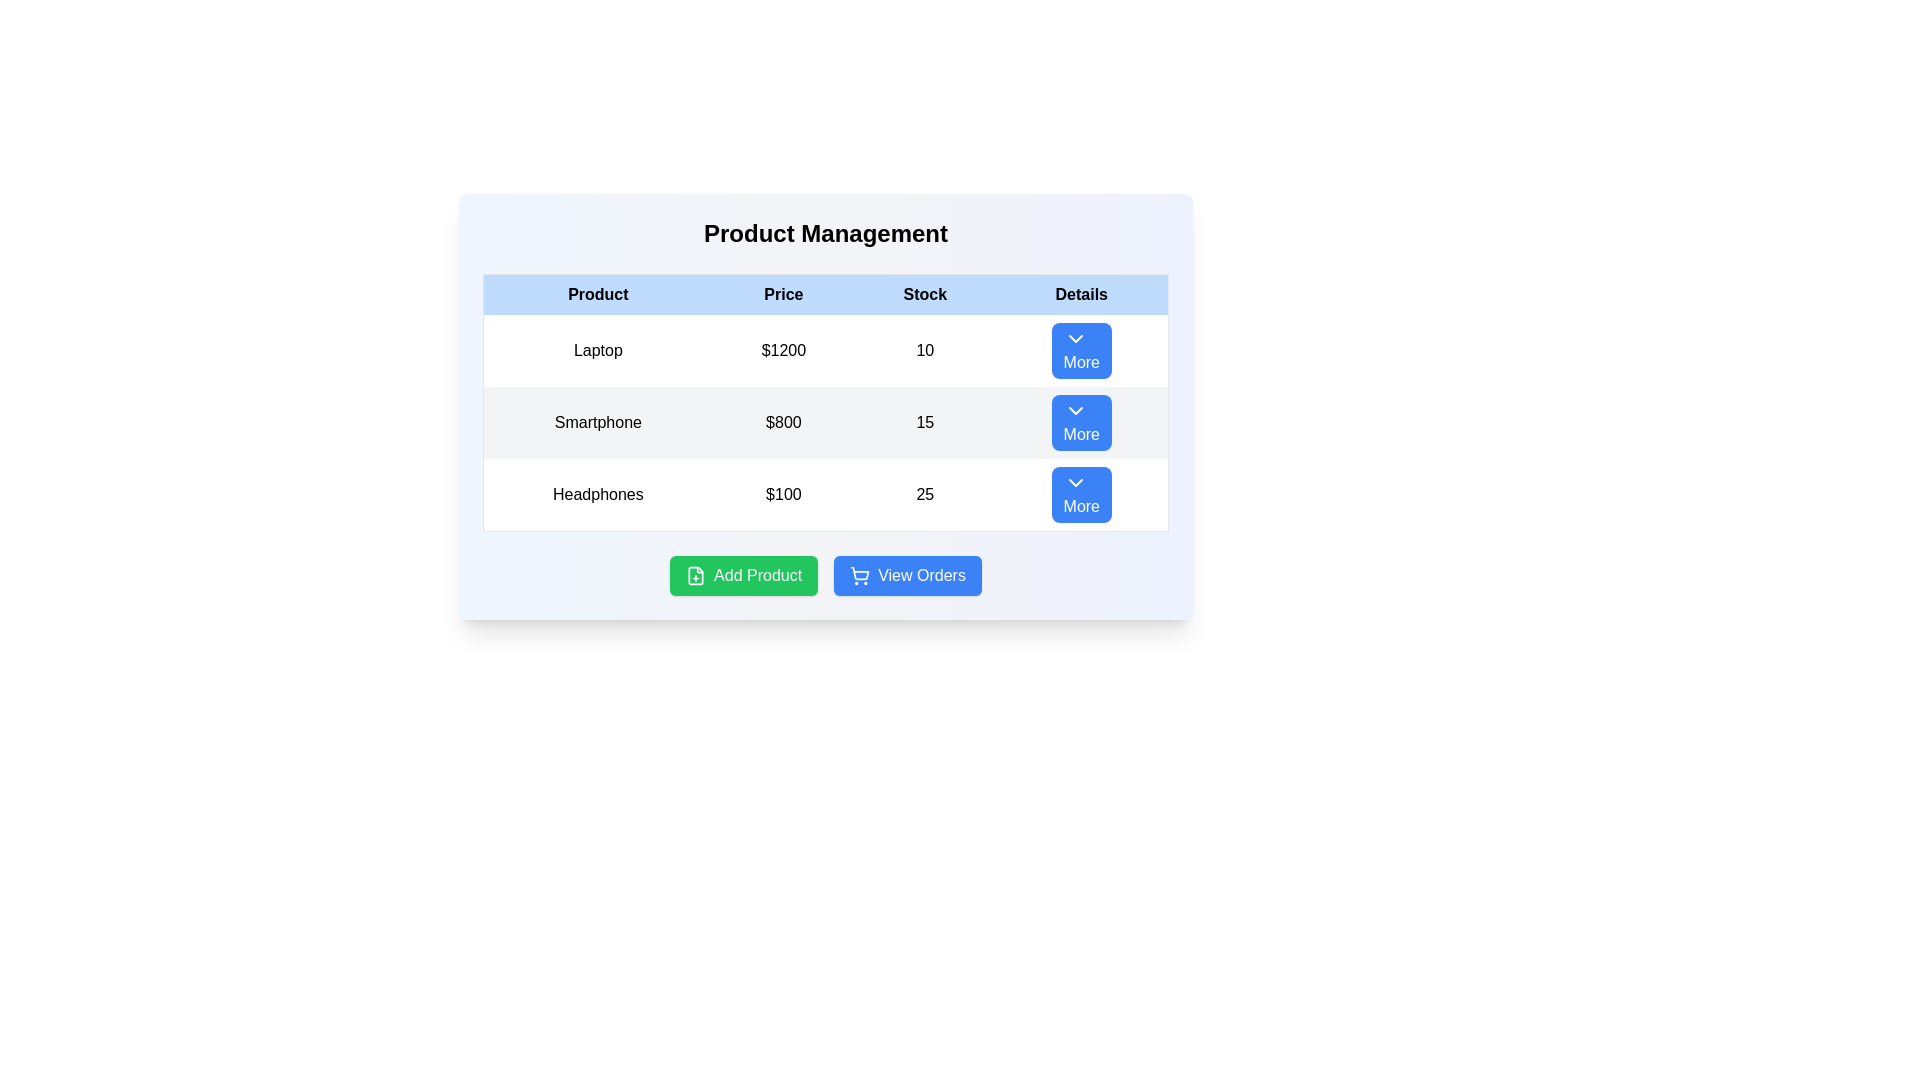 The image size is (1920, 1080). What do you see at coordinates (1081, 422) in the screenshot?
I see `the blue 'More' button with a chevron-down icon in the 'Details' column of the 'Smartphone' product row` at bounding box center [1081, 422].